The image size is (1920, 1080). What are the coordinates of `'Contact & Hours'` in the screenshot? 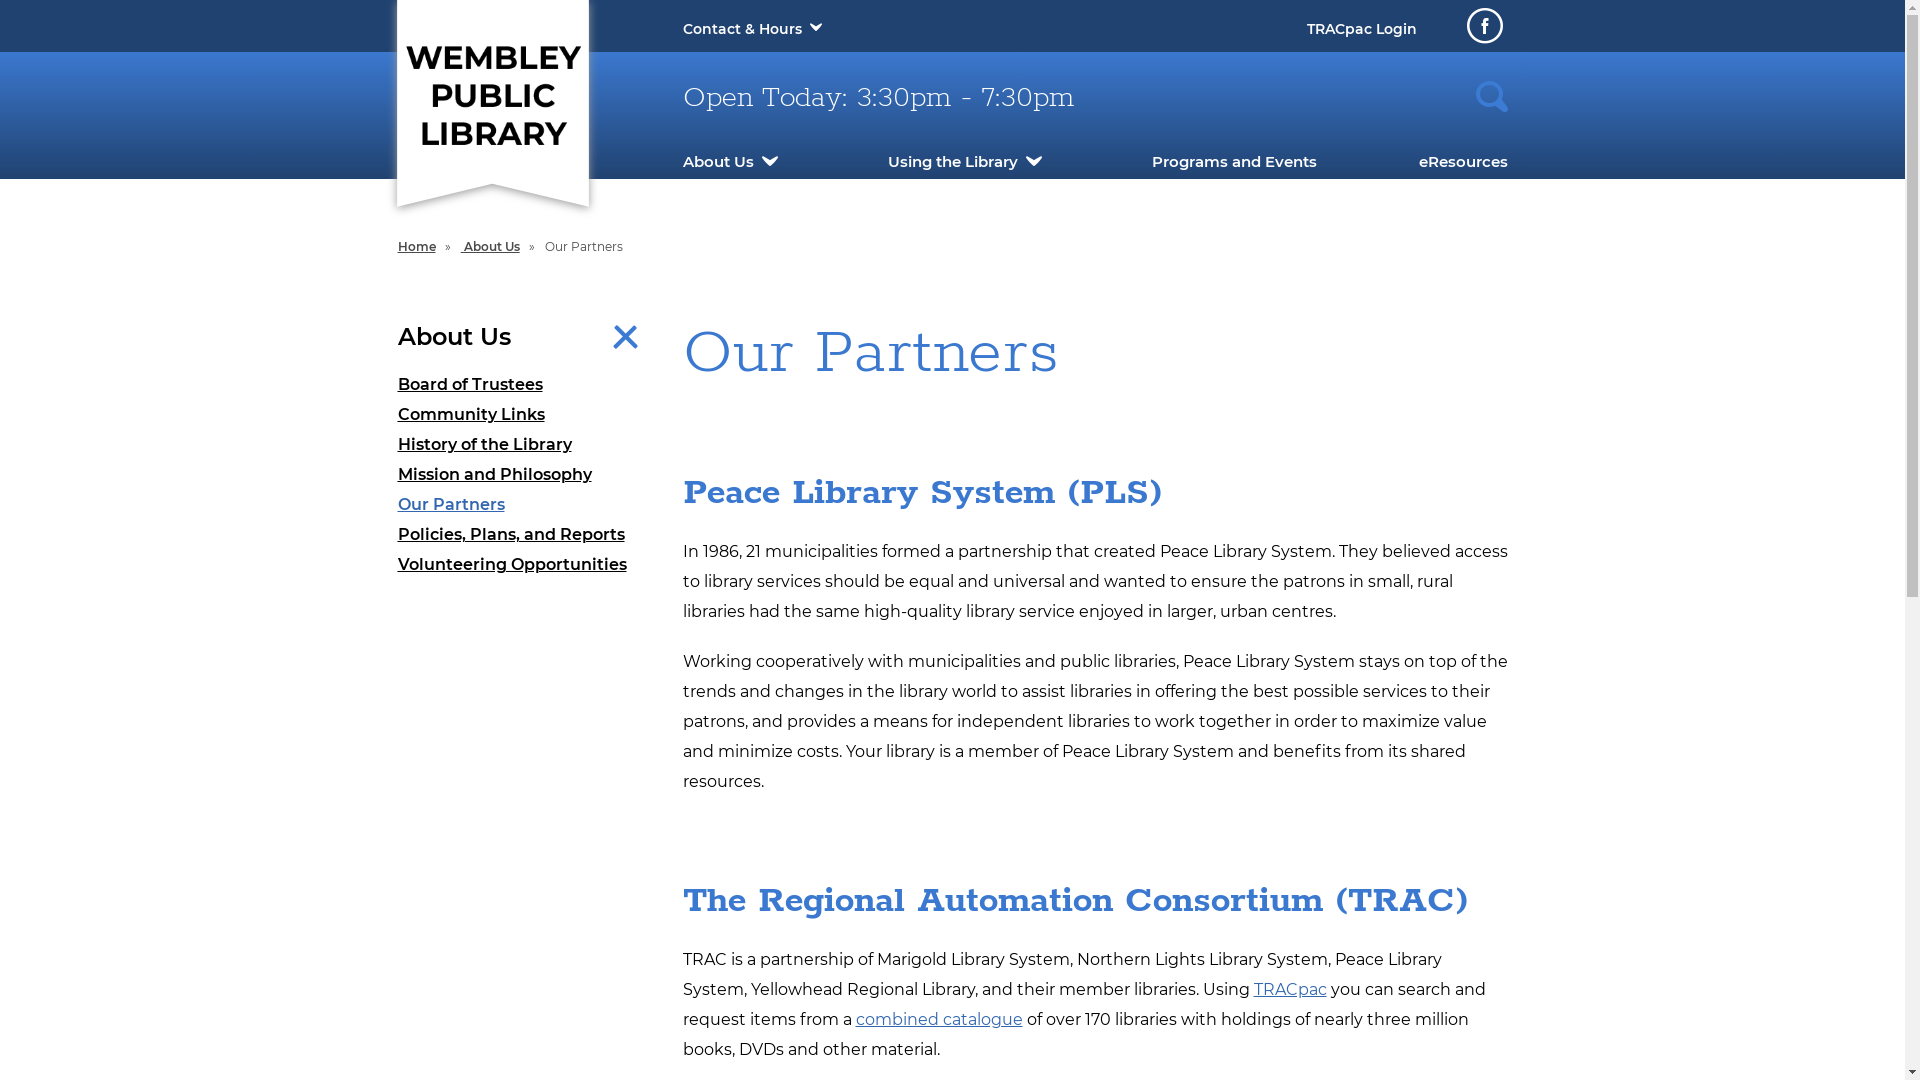 It's located at (740, 29).